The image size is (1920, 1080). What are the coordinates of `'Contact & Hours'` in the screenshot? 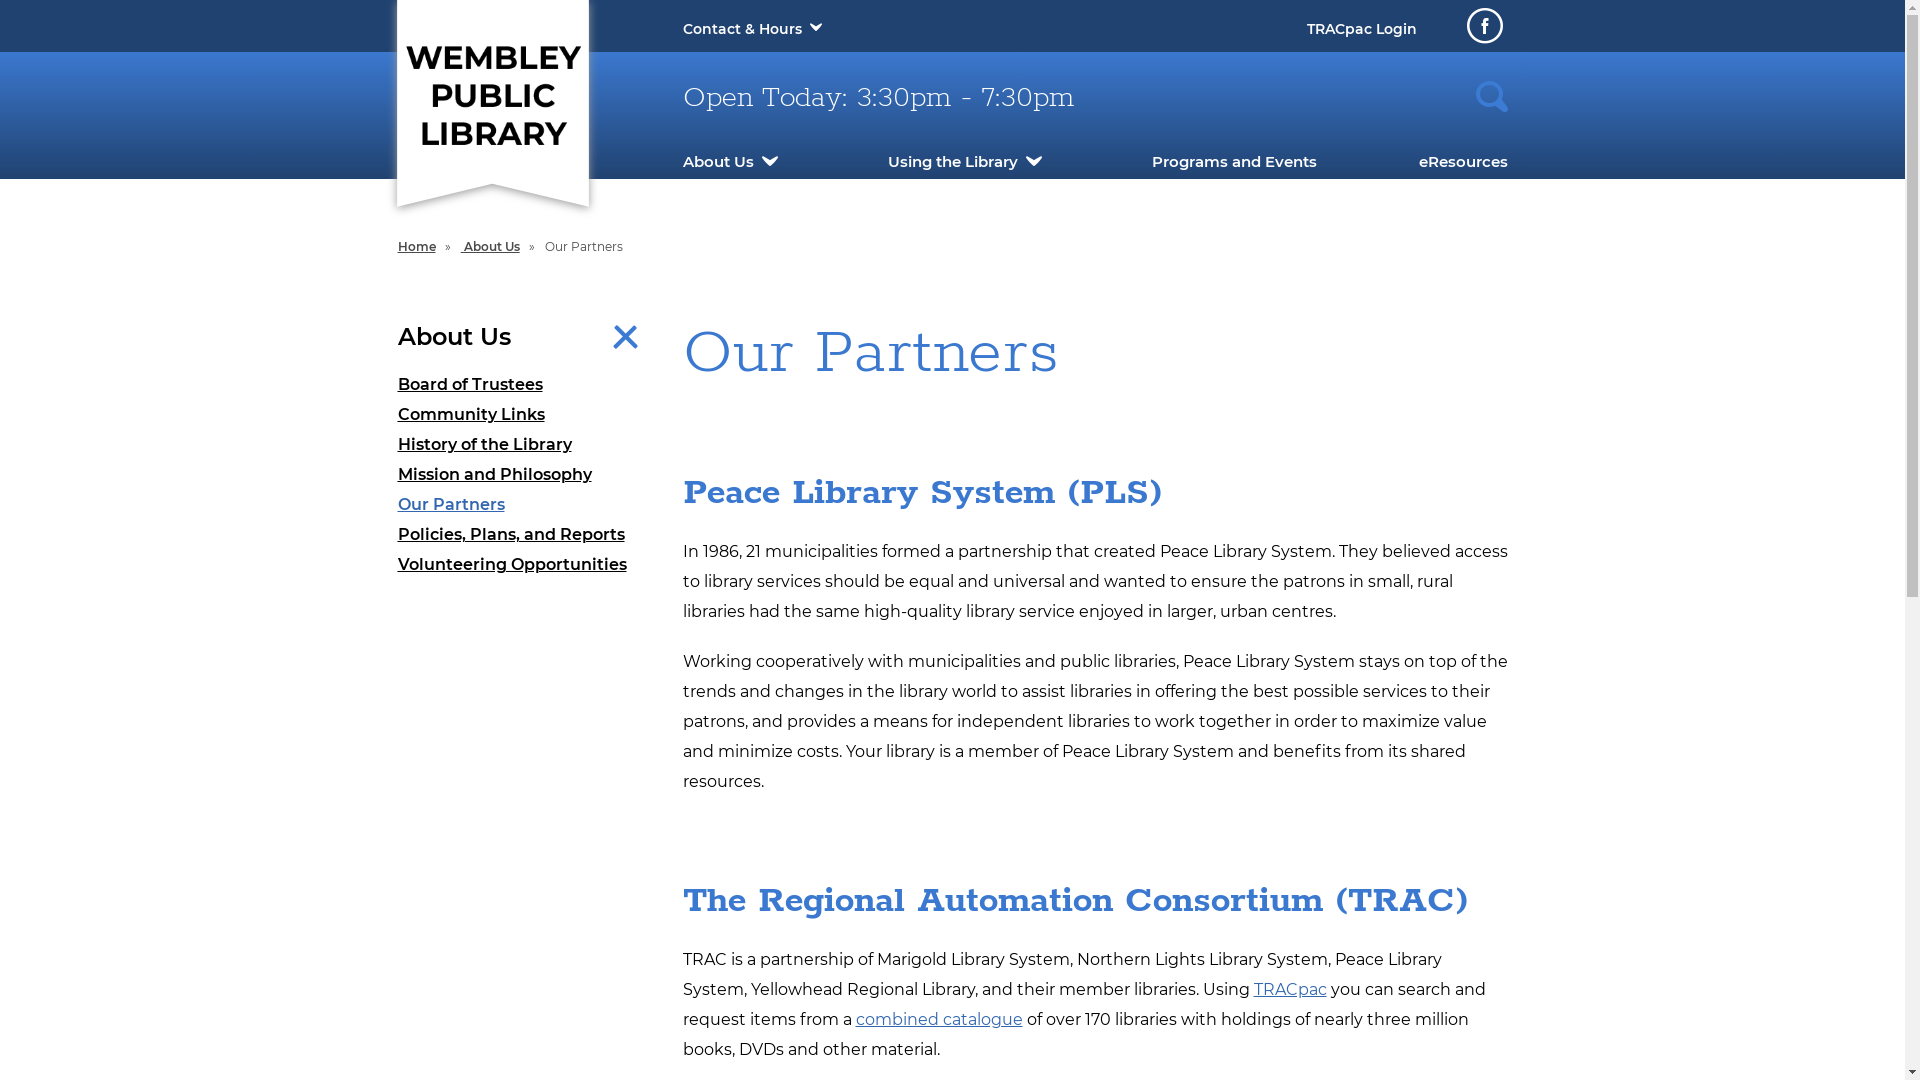 It's located at (740, 29).